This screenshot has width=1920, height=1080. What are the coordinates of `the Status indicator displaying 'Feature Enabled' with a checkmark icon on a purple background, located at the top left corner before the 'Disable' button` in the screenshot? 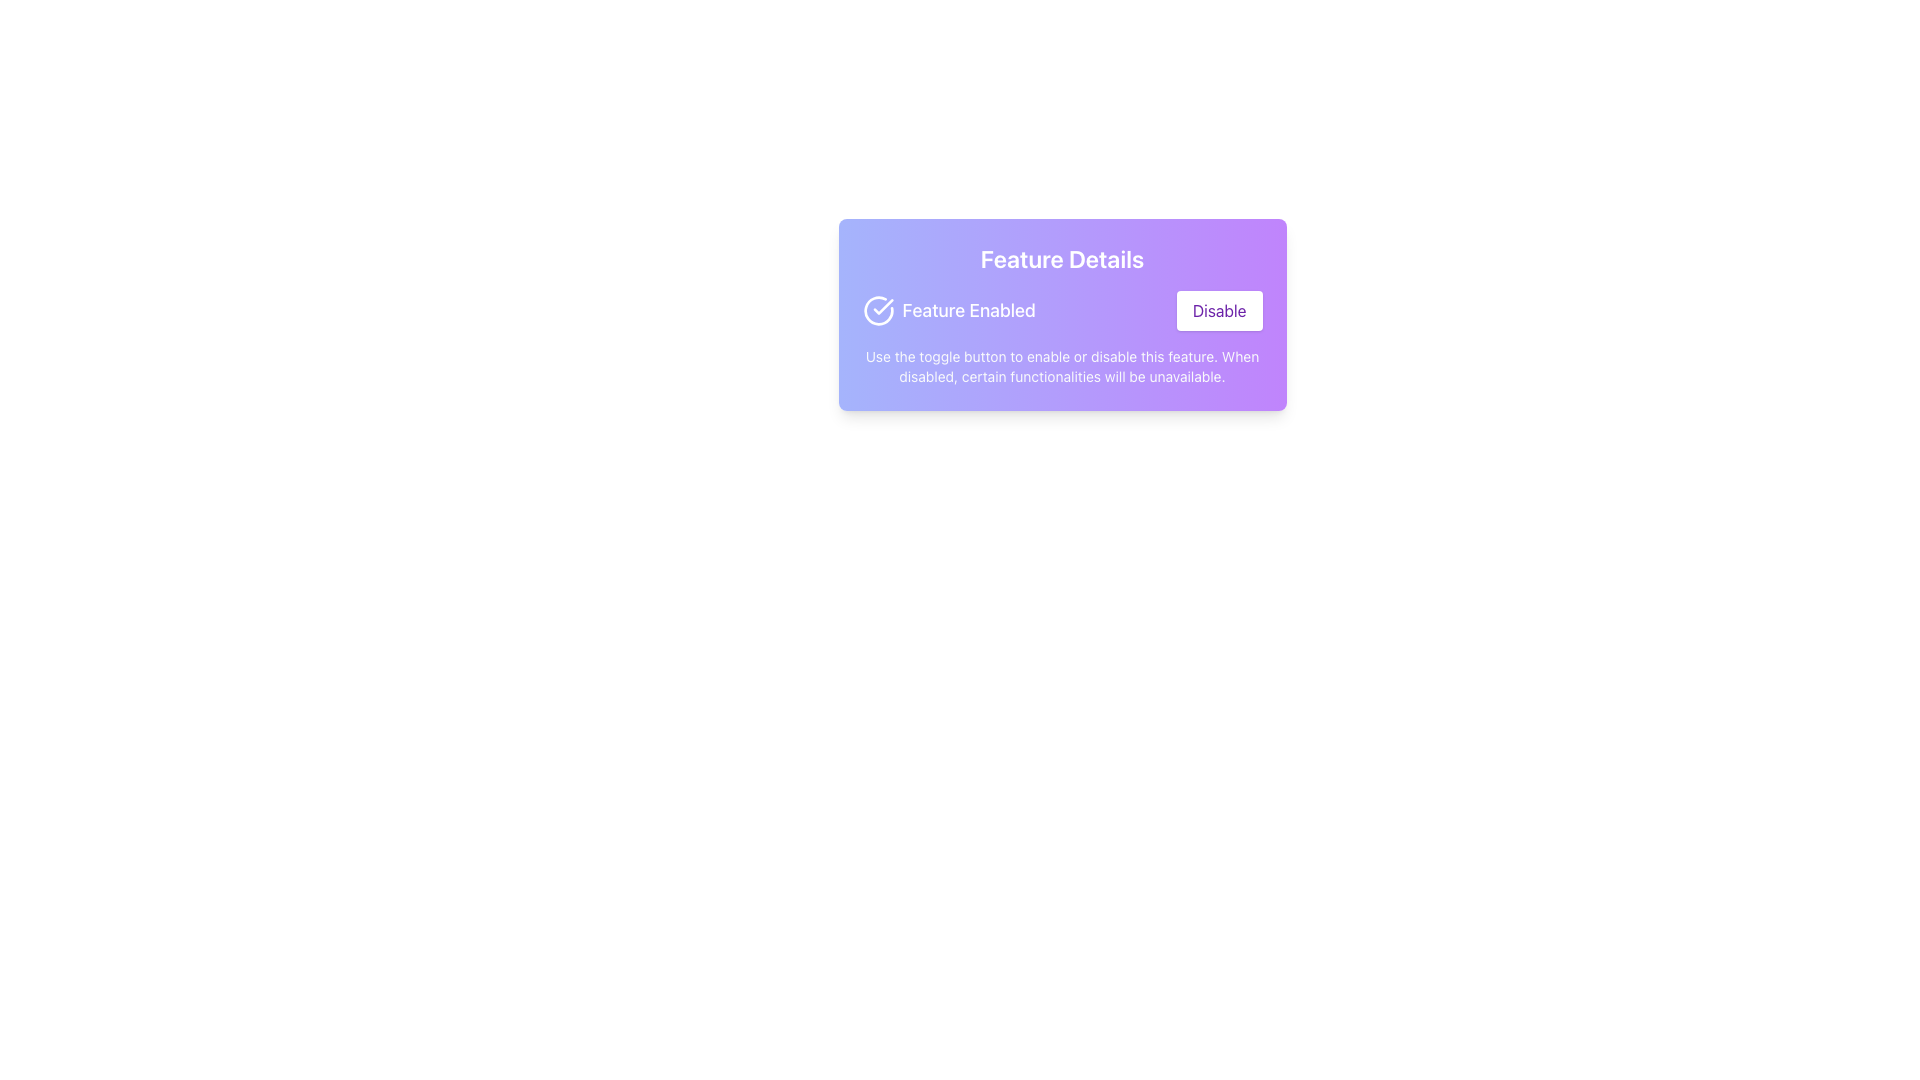 It's located at (948, 311).